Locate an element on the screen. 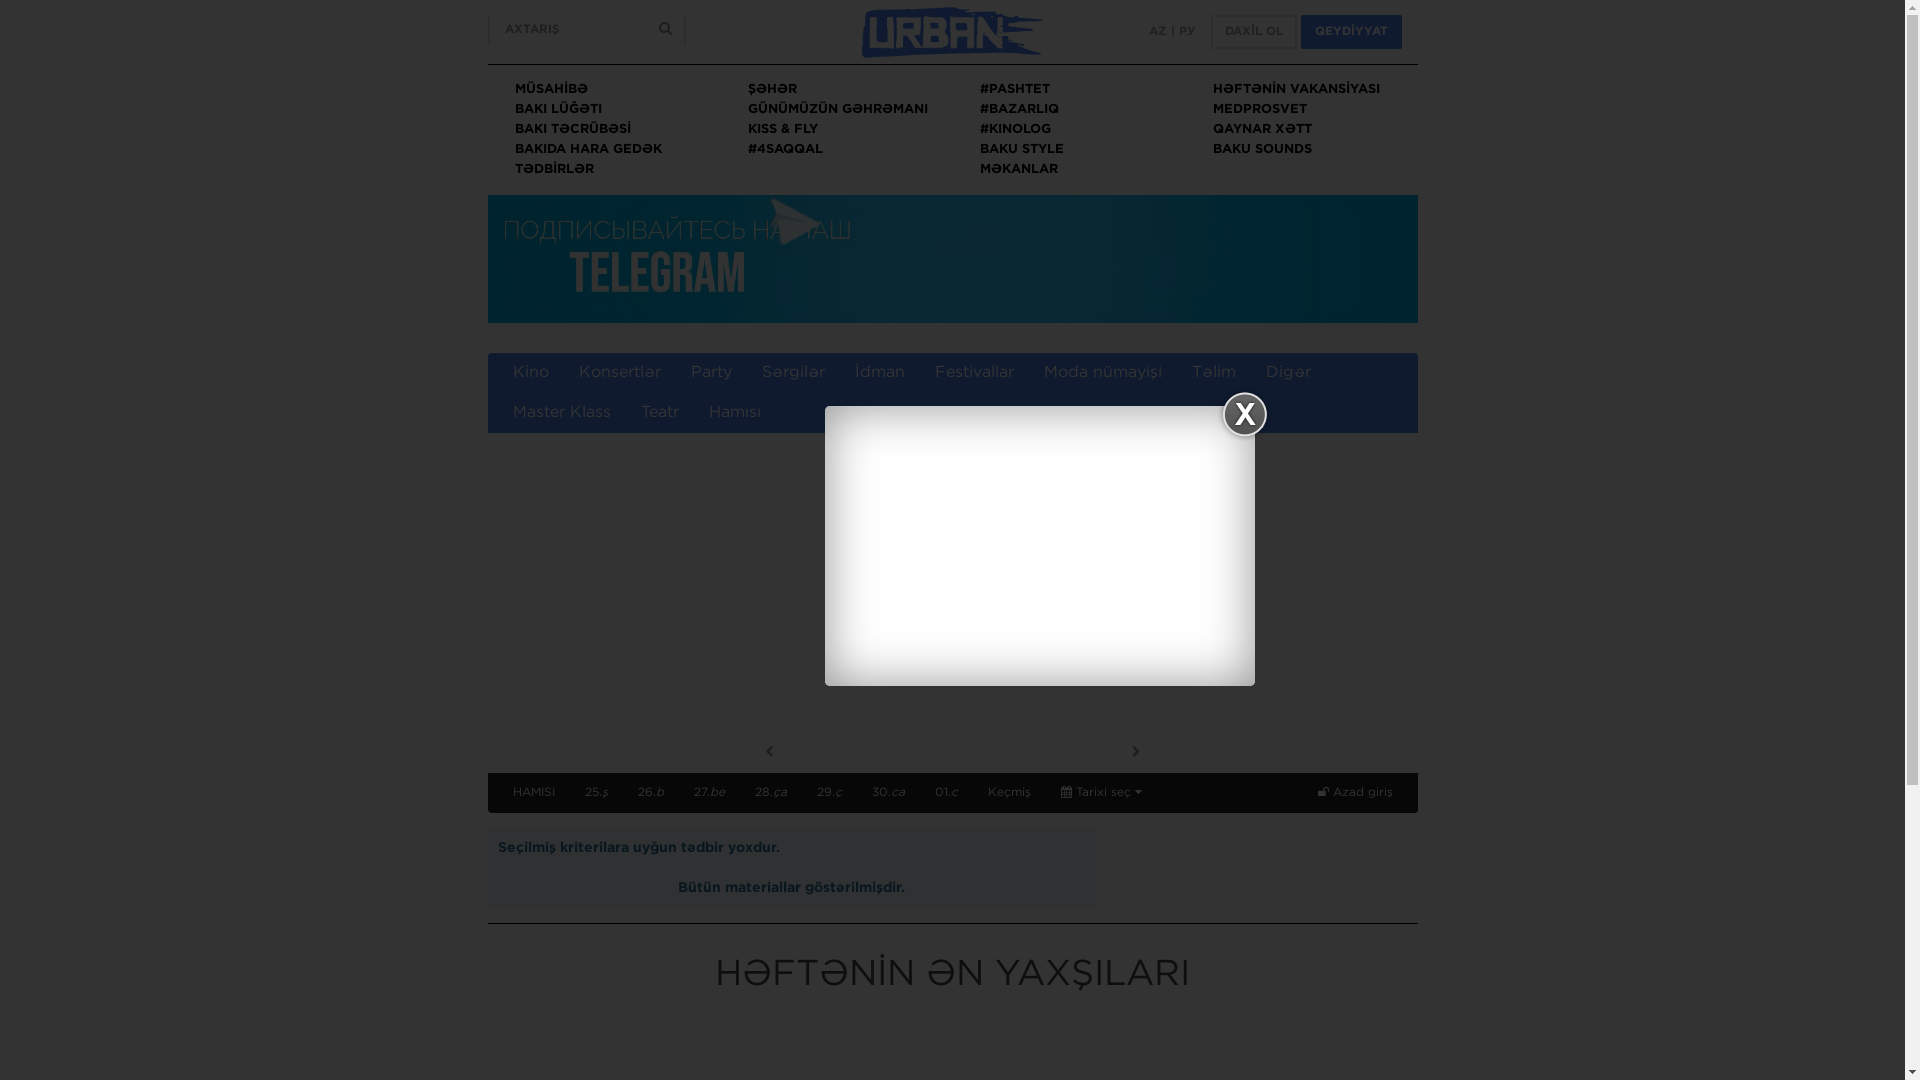 The height and width of the screenshot is (1080, 1920). '#PASHTET' is located at coordinates (1014, 88).